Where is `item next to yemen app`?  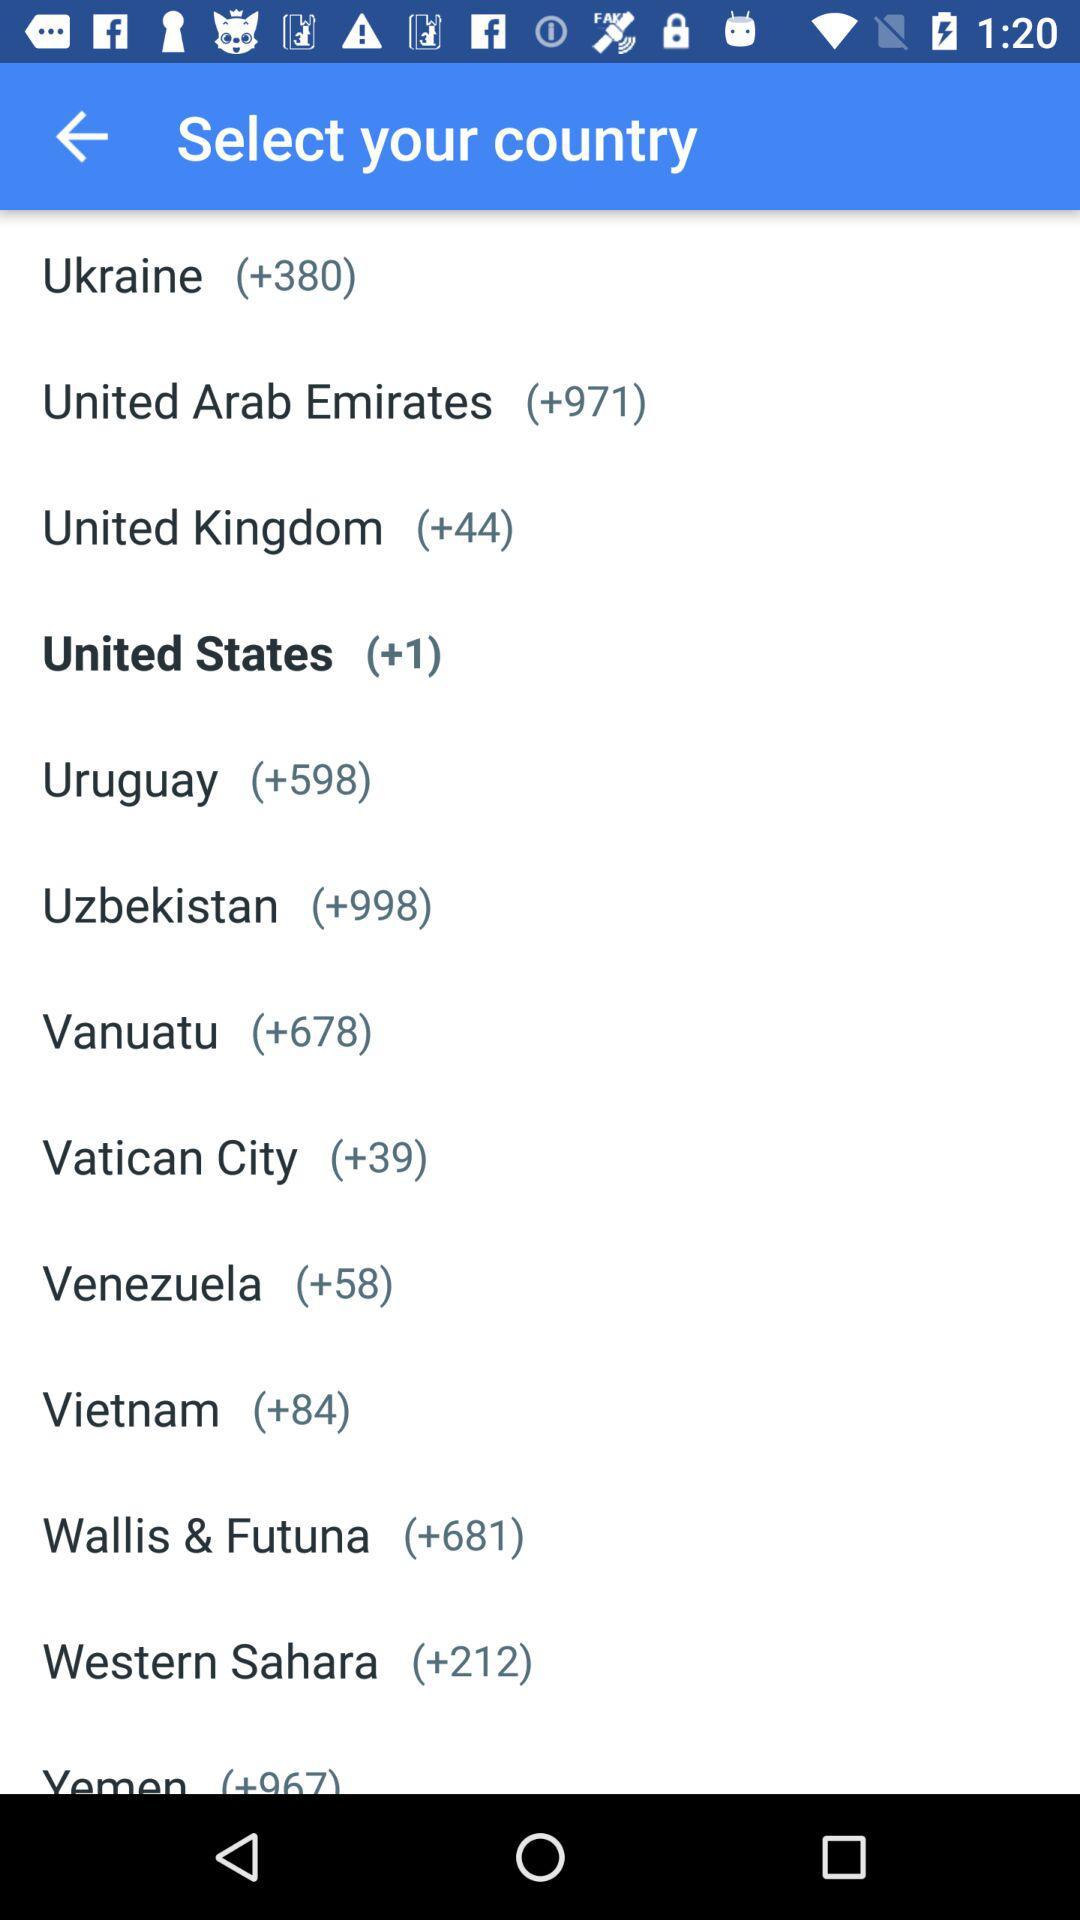 item next to yemen app is located at coordinates (280, 1775).